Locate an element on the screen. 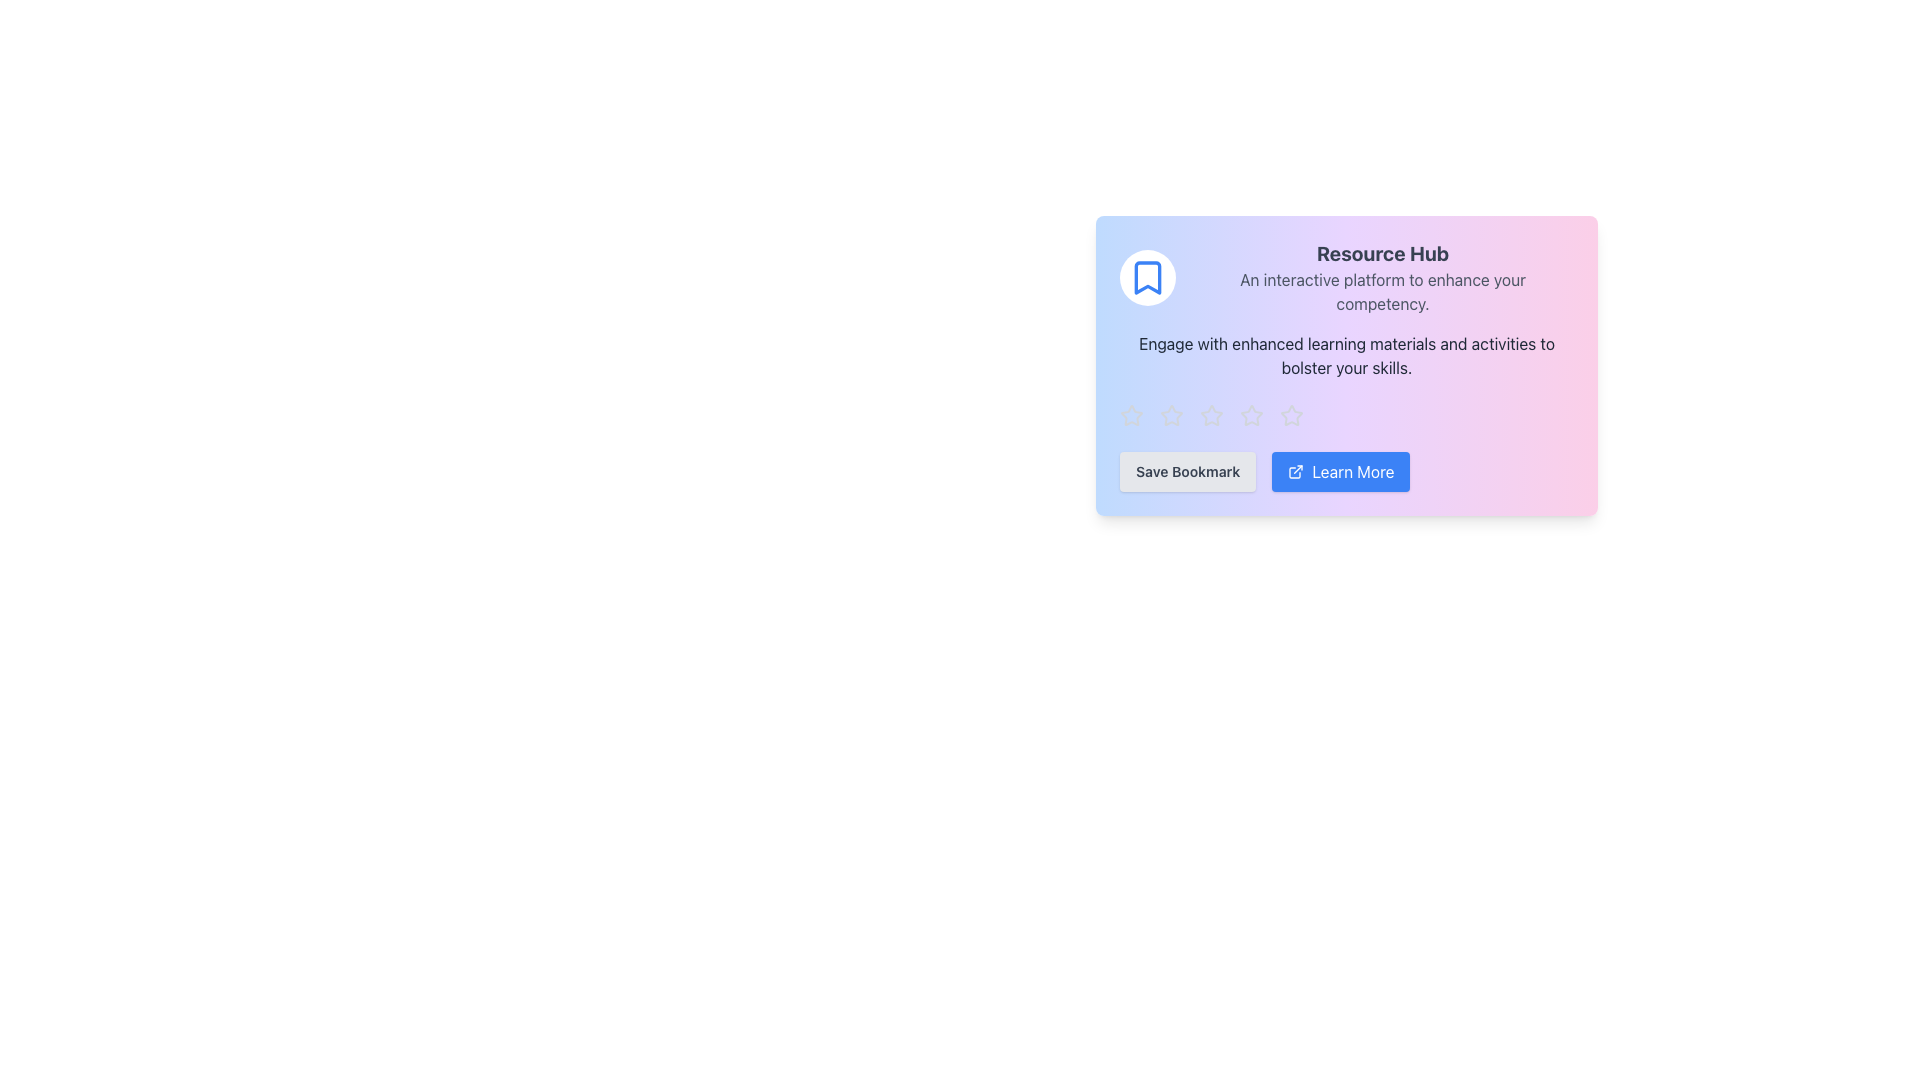 The image size is (1920, 1080). the button located on the right side of the two horizontally aligned buttons beneath the 'Resource Hub' section is located at coordinates (1341, 471).